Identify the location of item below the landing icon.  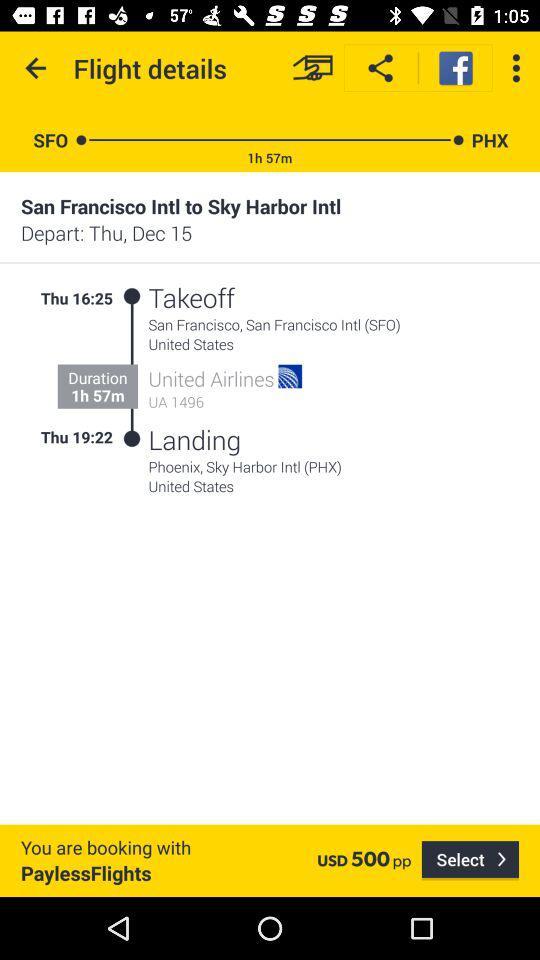
(333, 466).